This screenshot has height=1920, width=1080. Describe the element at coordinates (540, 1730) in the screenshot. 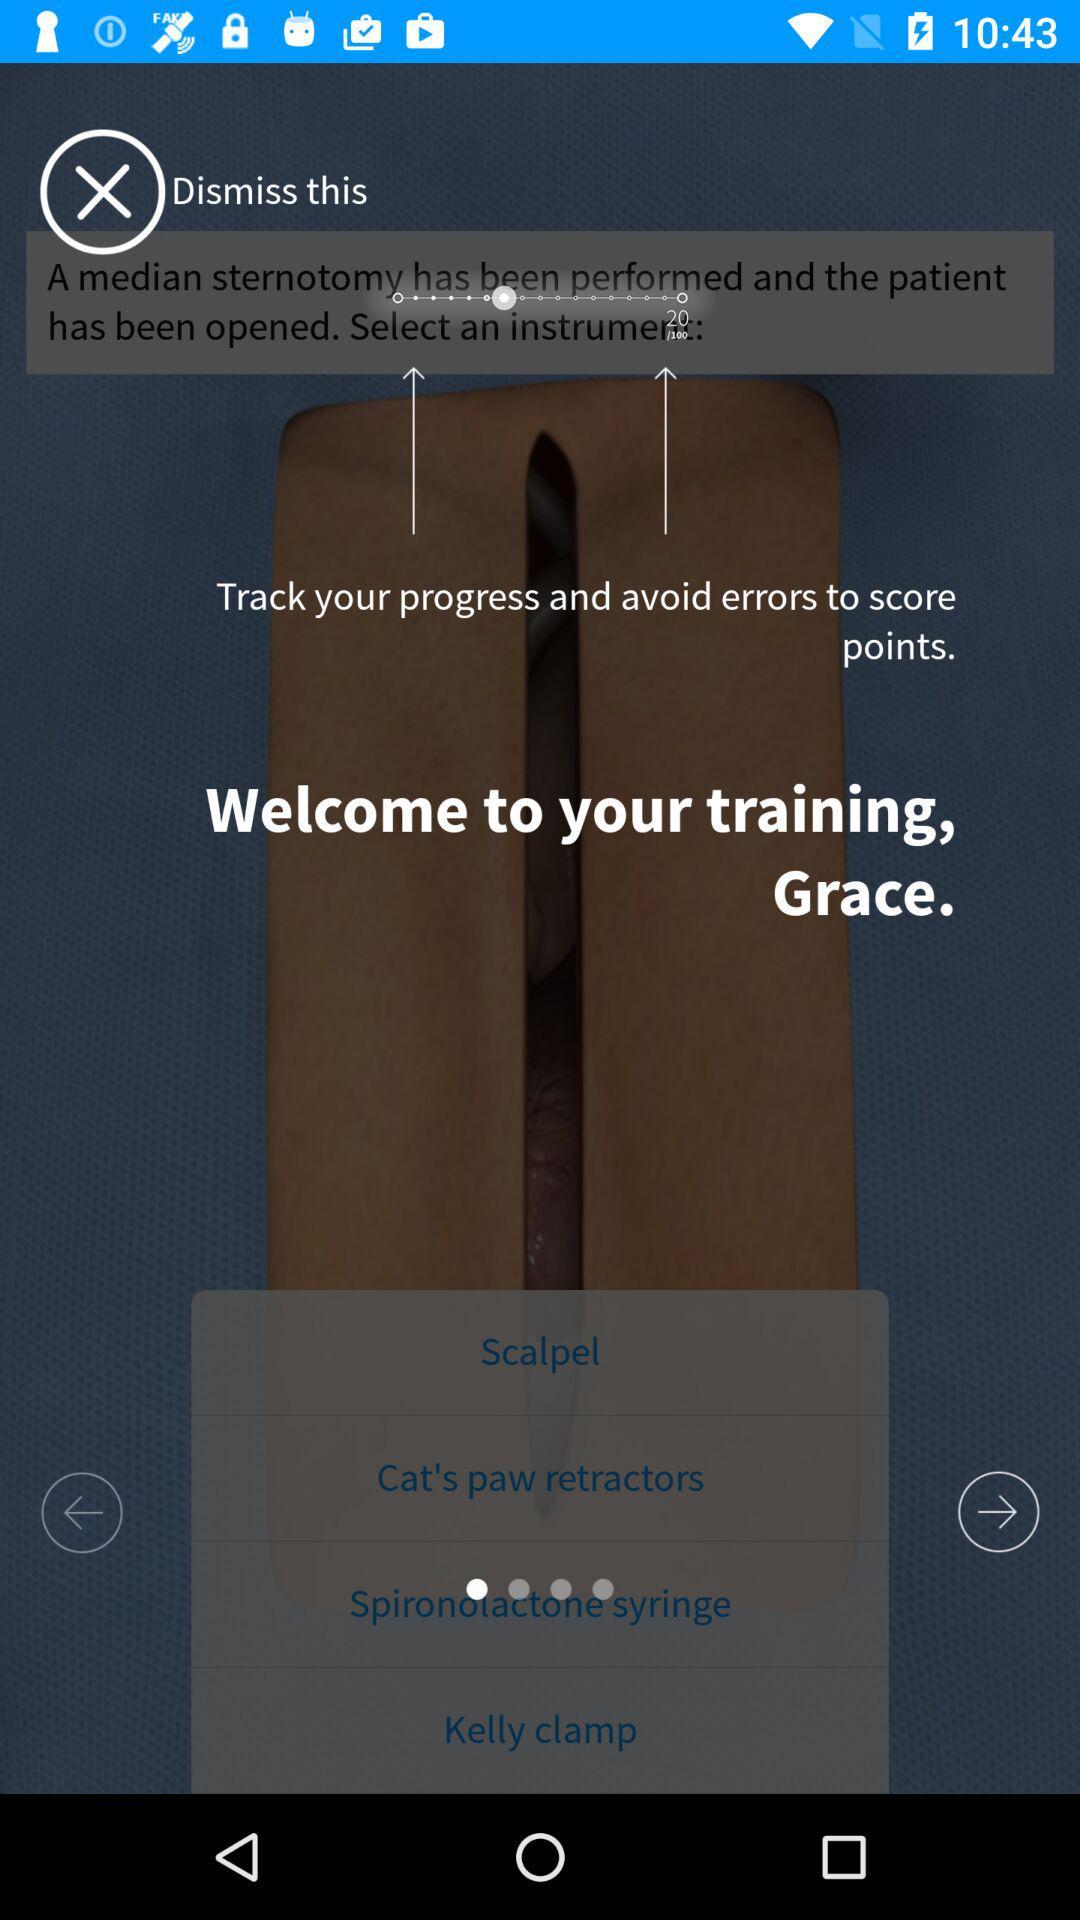

I see `kelly clamp` at that location.